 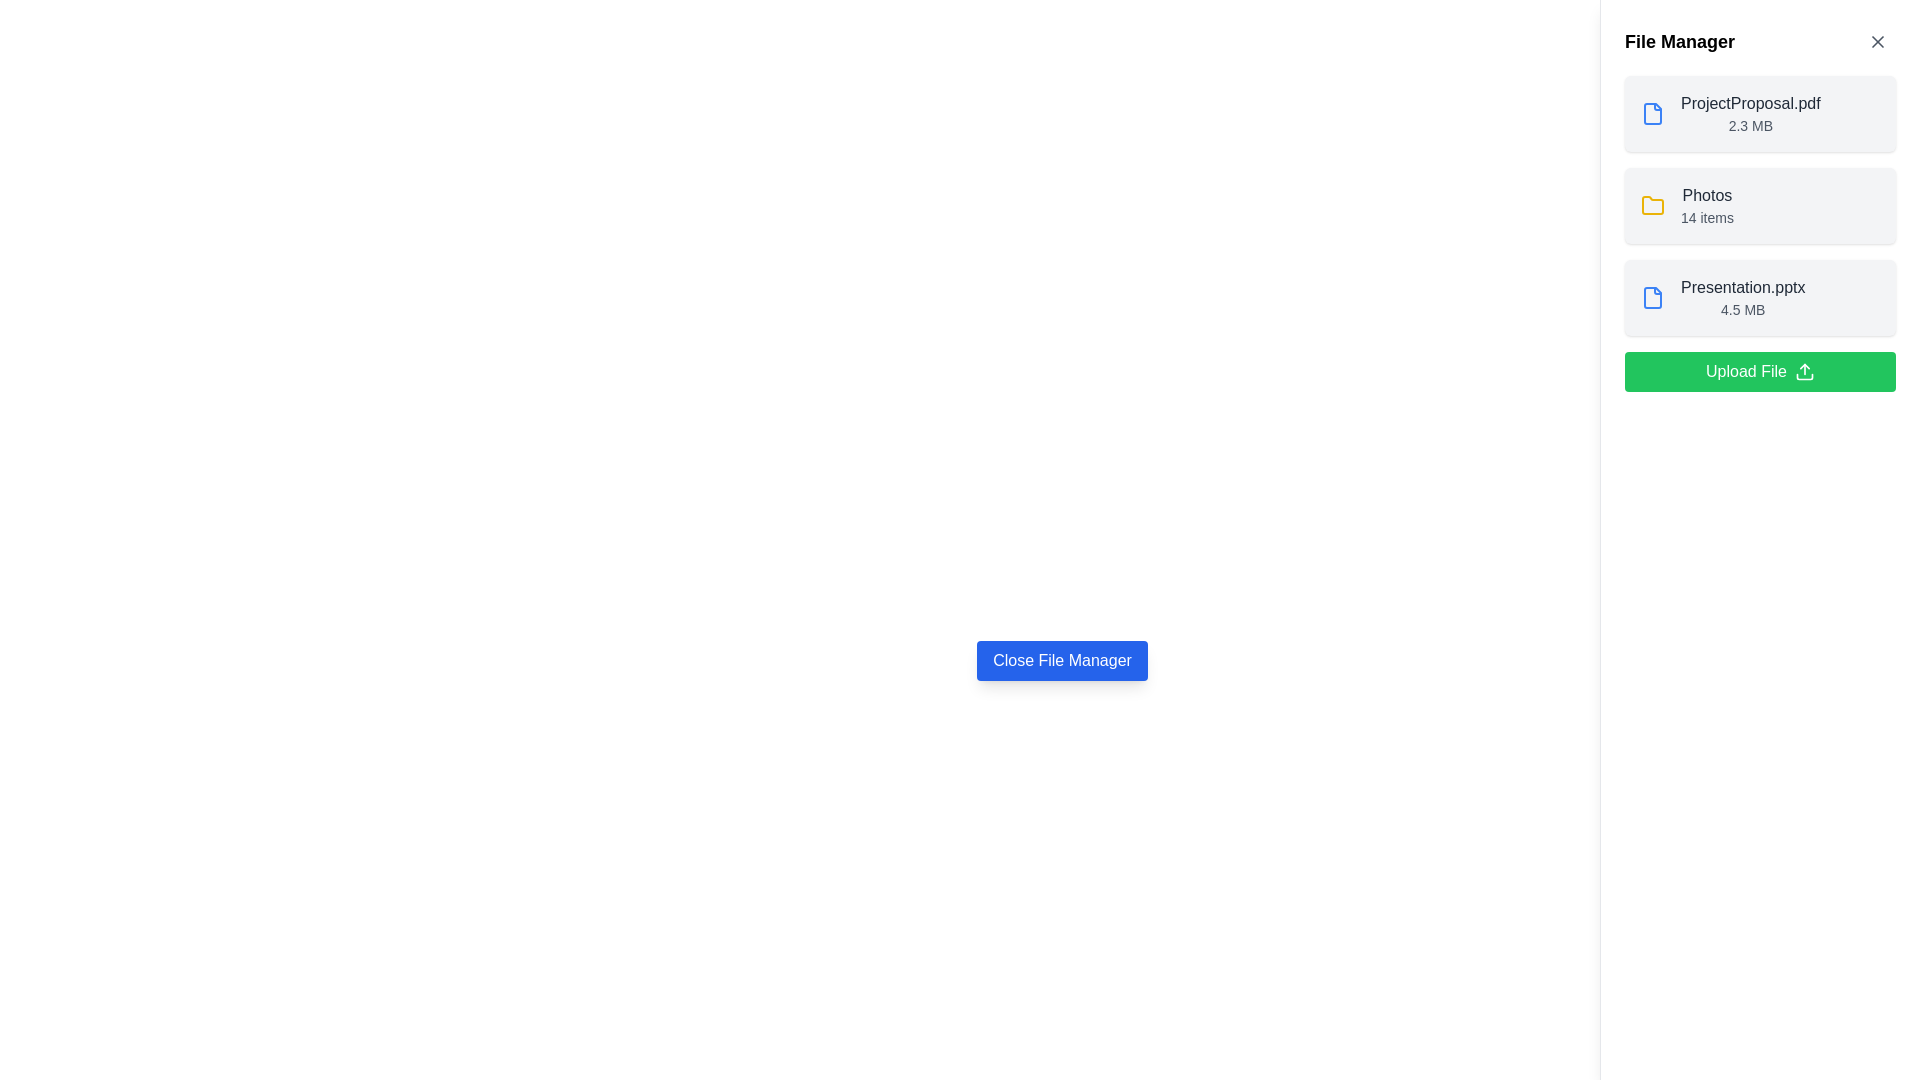 What do you see at coordinates (1804, 371) in the screenshot?
I see `the upload icon located inside the 'Upload File' button, which is a full-width green button with rounded corners, positioned towards the right side of the button layout` at bounding box center [1804, 371].